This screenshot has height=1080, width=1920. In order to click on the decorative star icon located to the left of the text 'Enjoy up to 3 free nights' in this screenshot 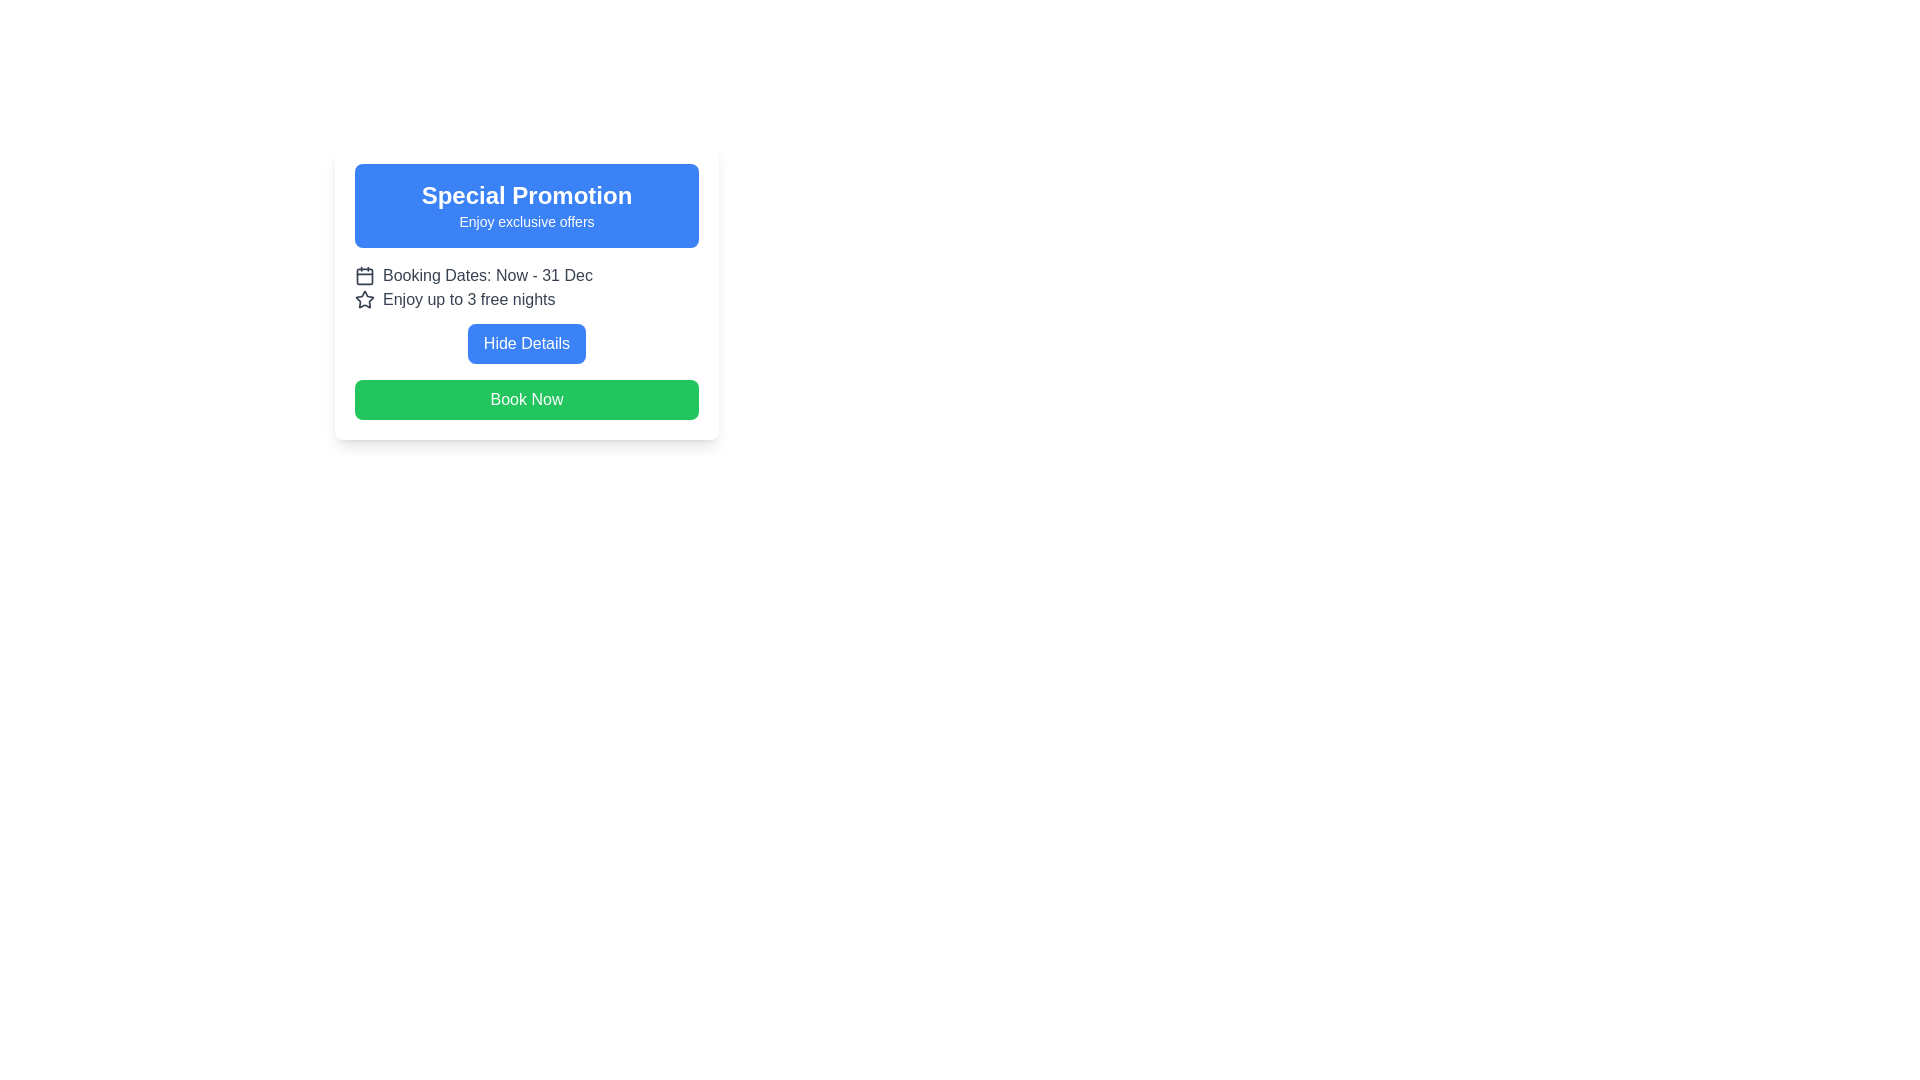, I will do `click(364, 300)`.